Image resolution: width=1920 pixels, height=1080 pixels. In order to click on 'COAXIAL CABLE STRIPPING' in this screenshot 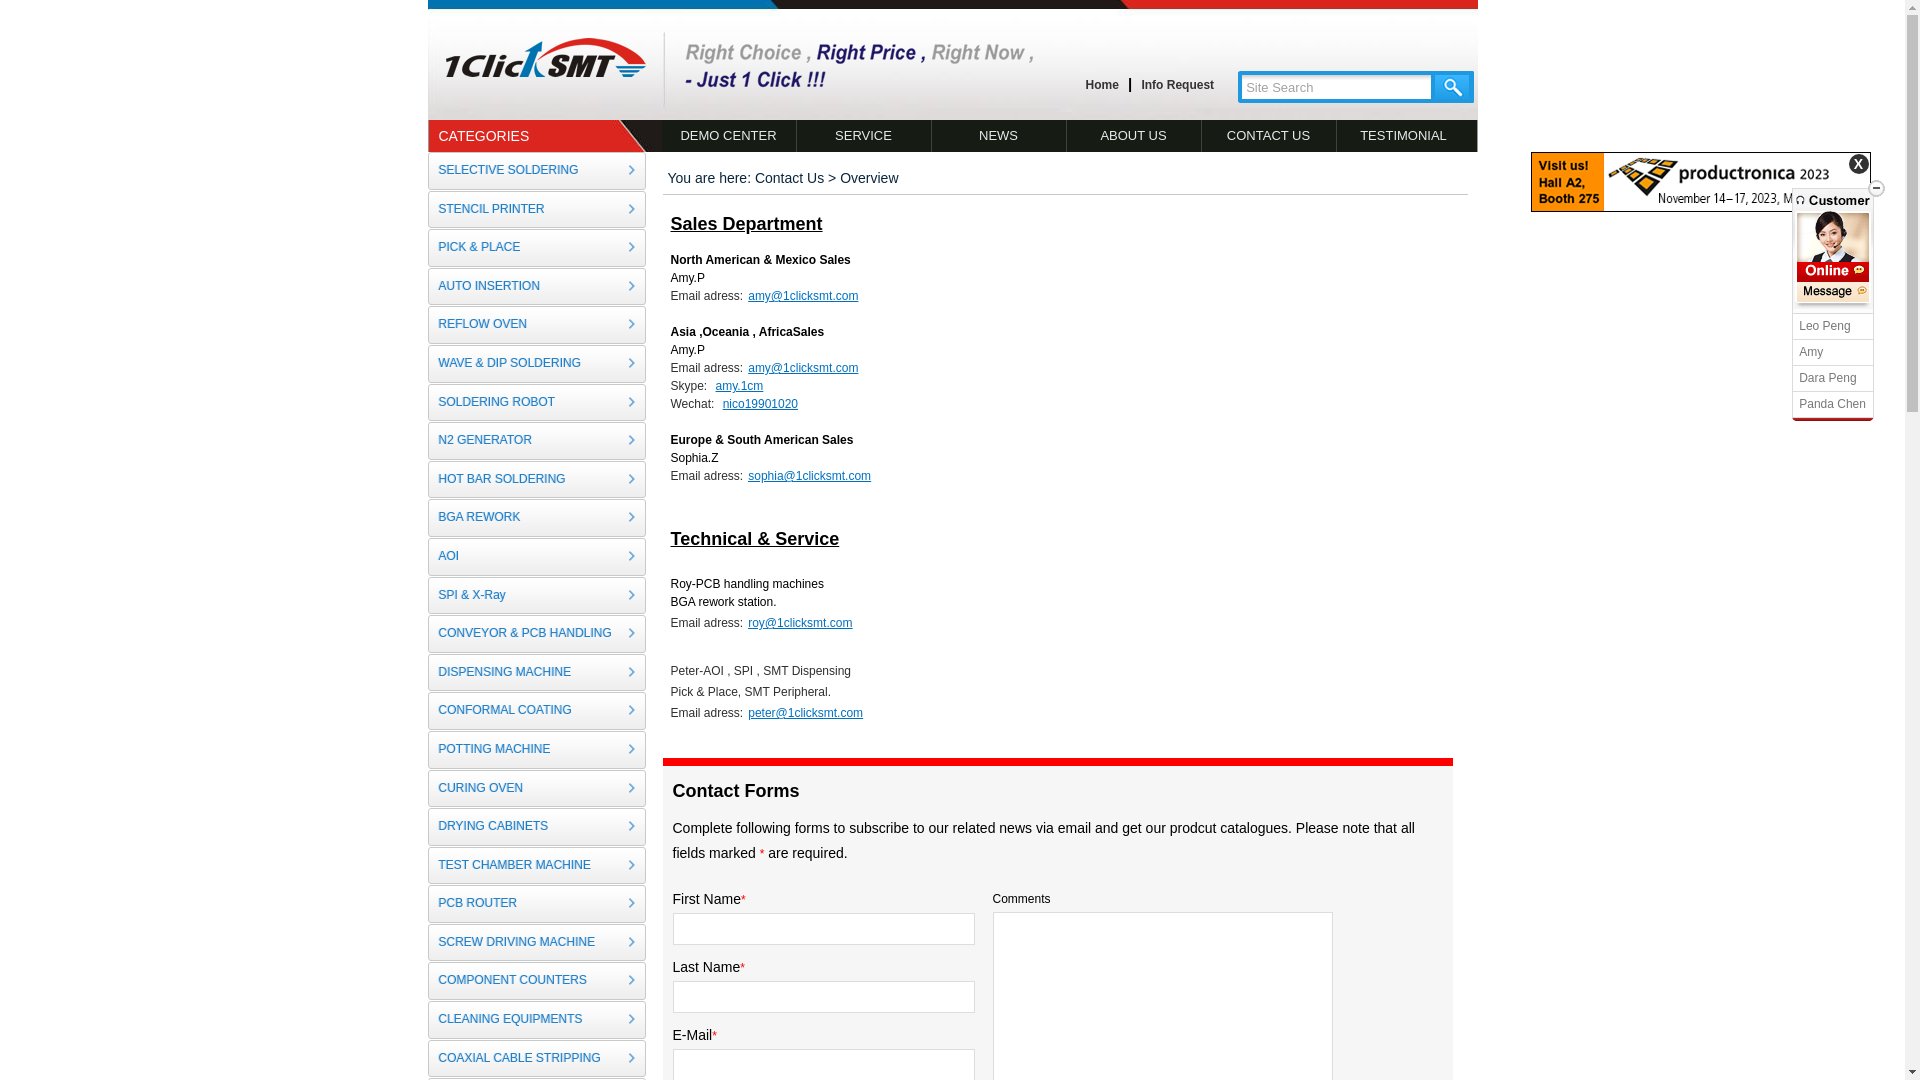, I will do `click(537, 1058)`.